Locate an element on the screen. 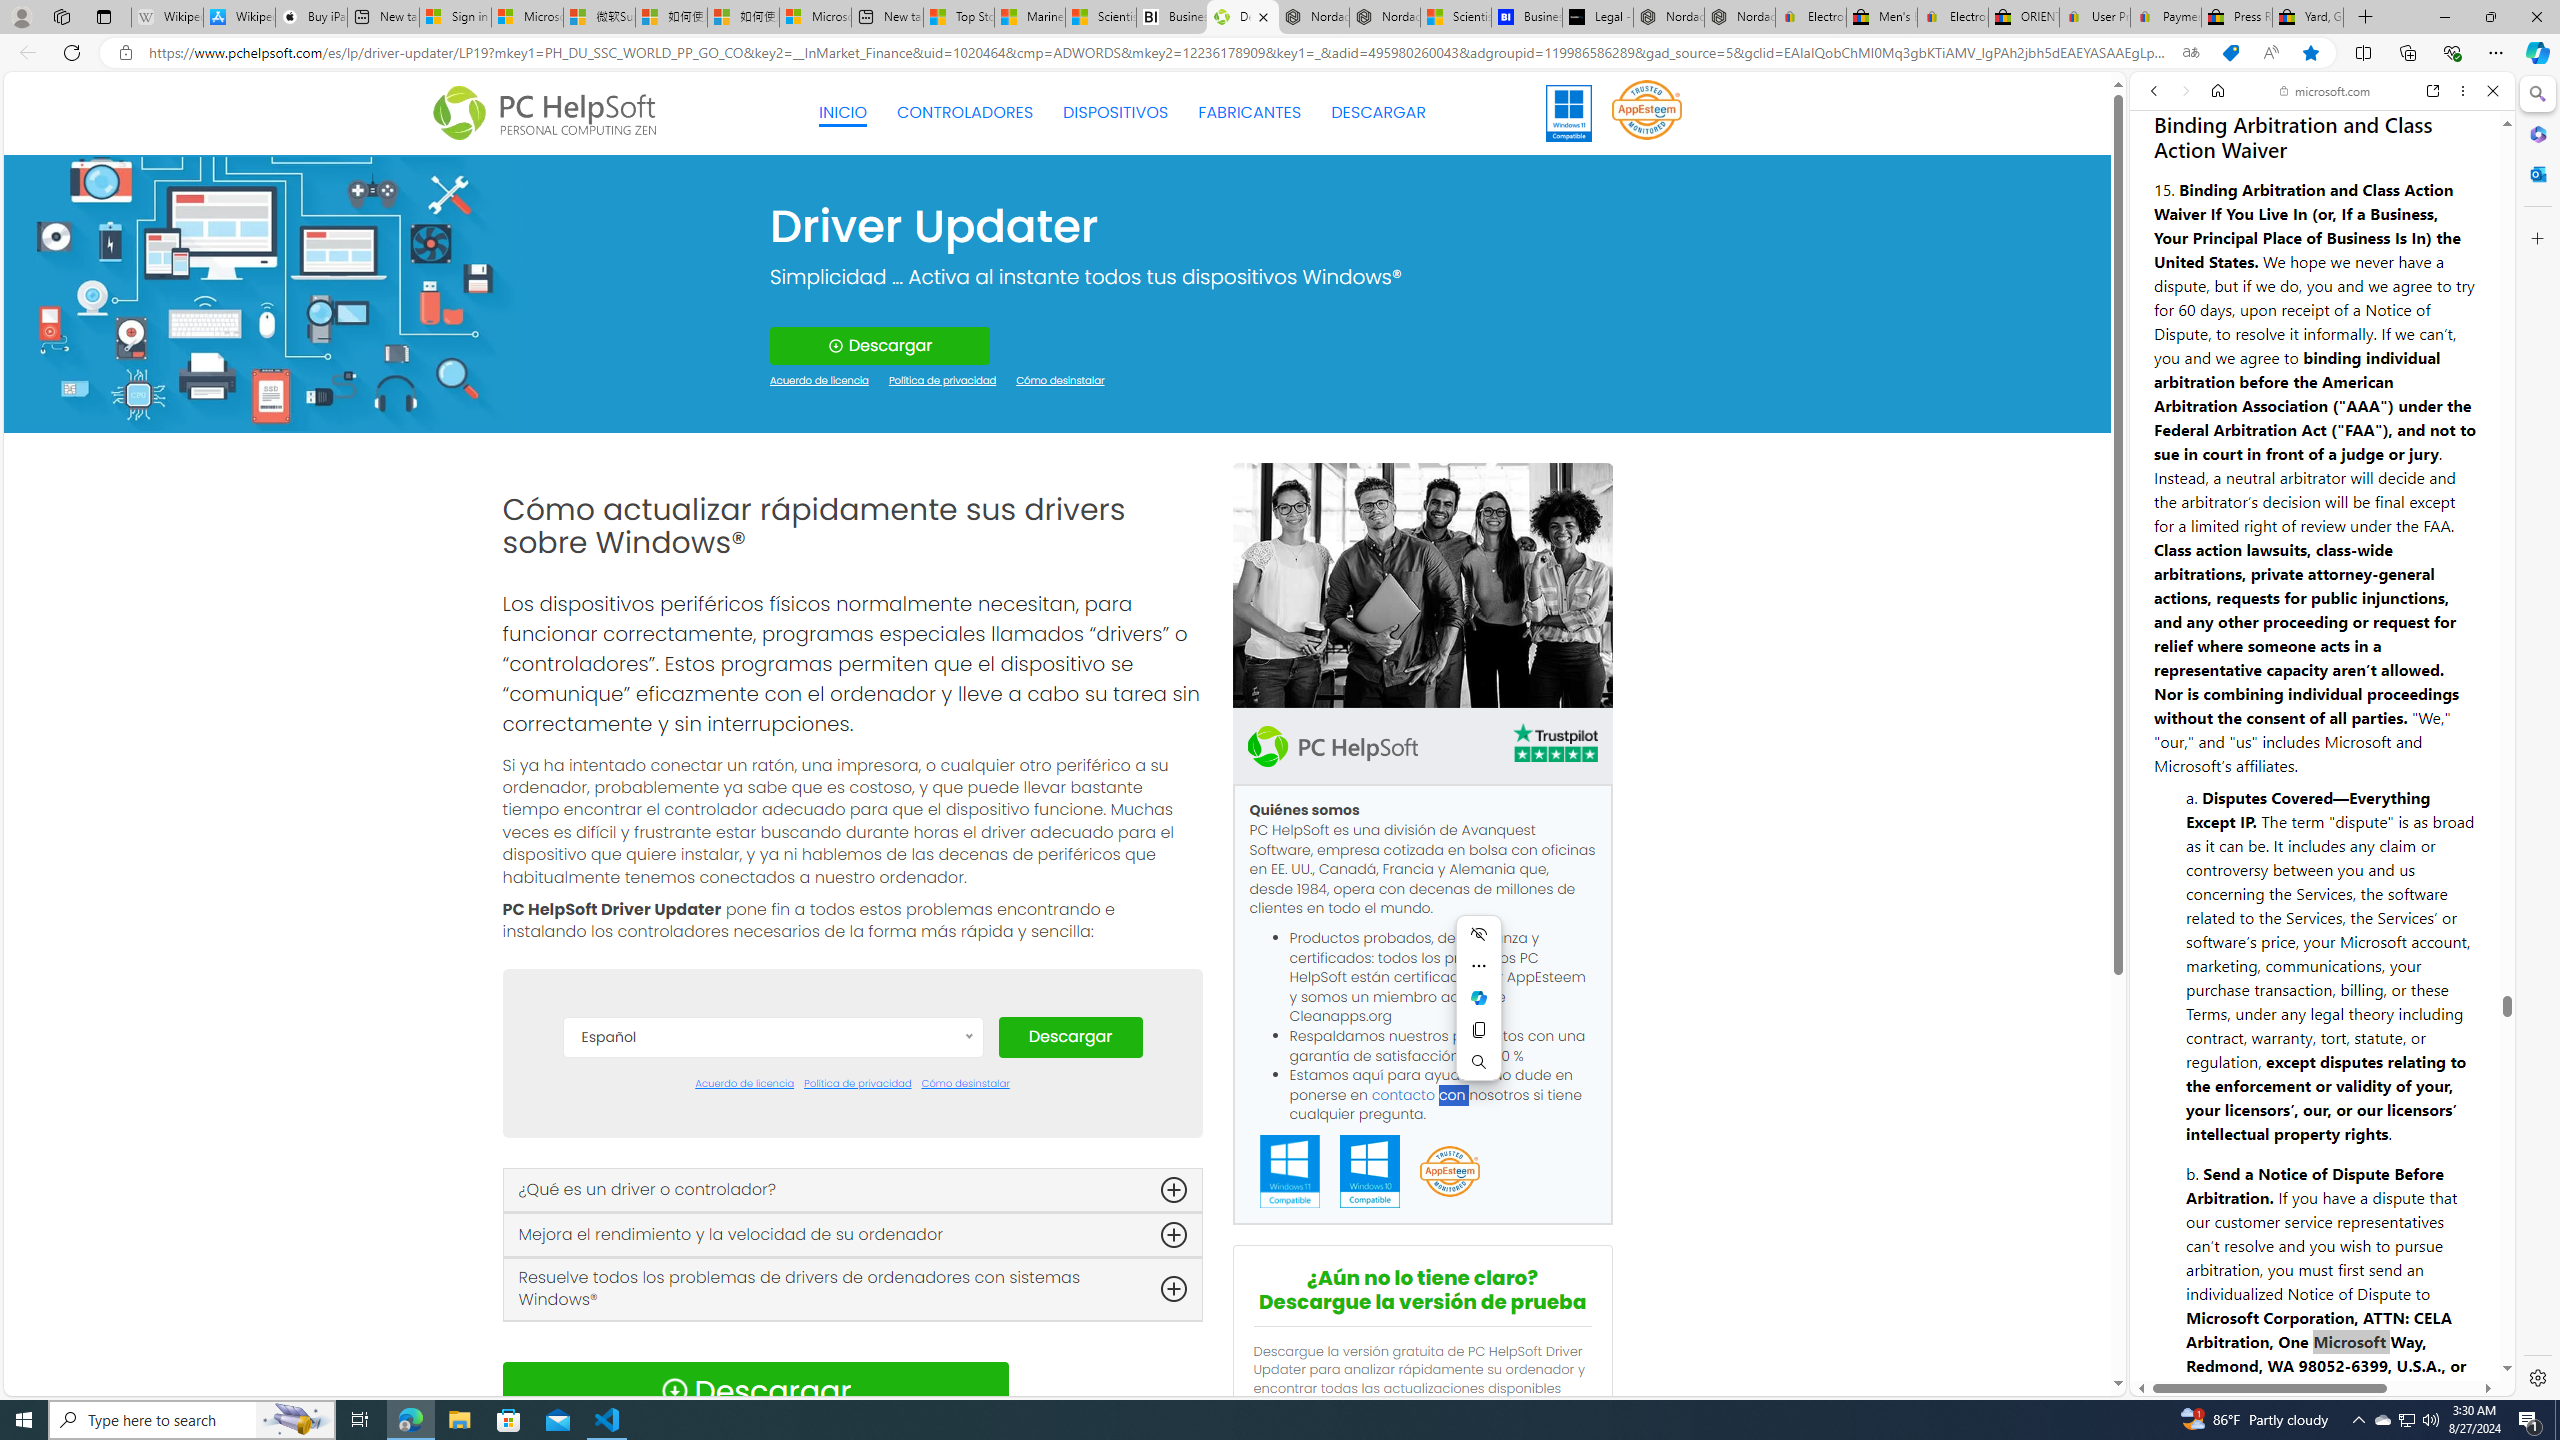 Image resolution: width=2560 pixels, height=1440 pixels. 'App Esteem' is located at coordinates (1447, 1171).